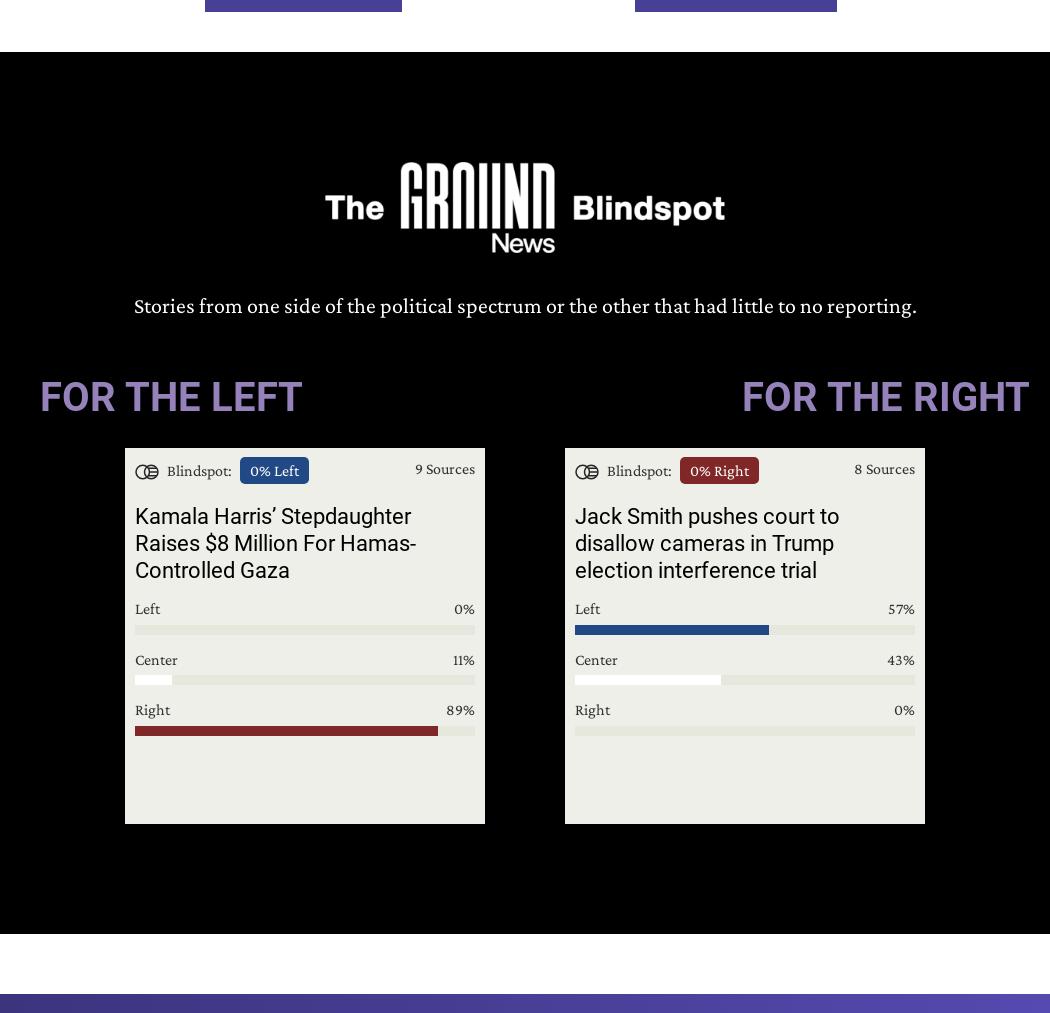 This screenshot has height=1013, width=1050. What do you see at coordinates (901, 657) in the screenshot?
I see `'43%'` at bounding box center [901, 657].